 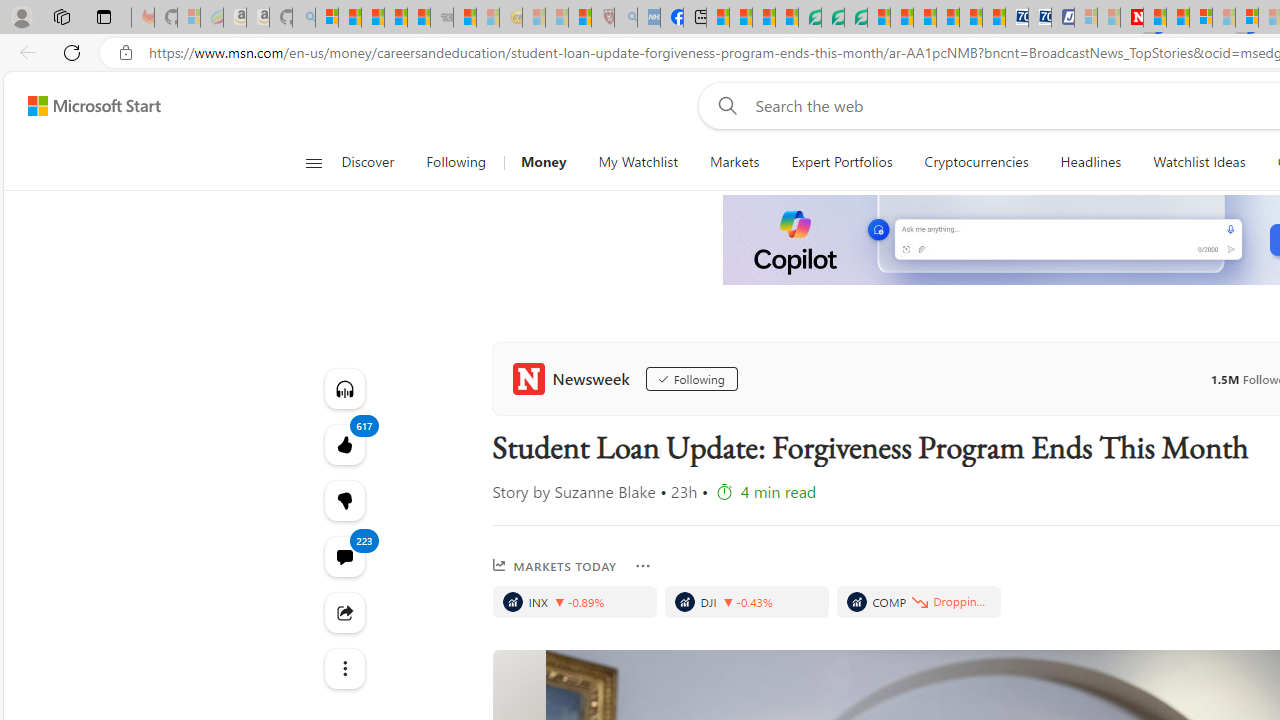 What do you see at coordinates (441, 17) in the screenshot?
I see `'Combat Siege'` at bounding box center [441, 17].